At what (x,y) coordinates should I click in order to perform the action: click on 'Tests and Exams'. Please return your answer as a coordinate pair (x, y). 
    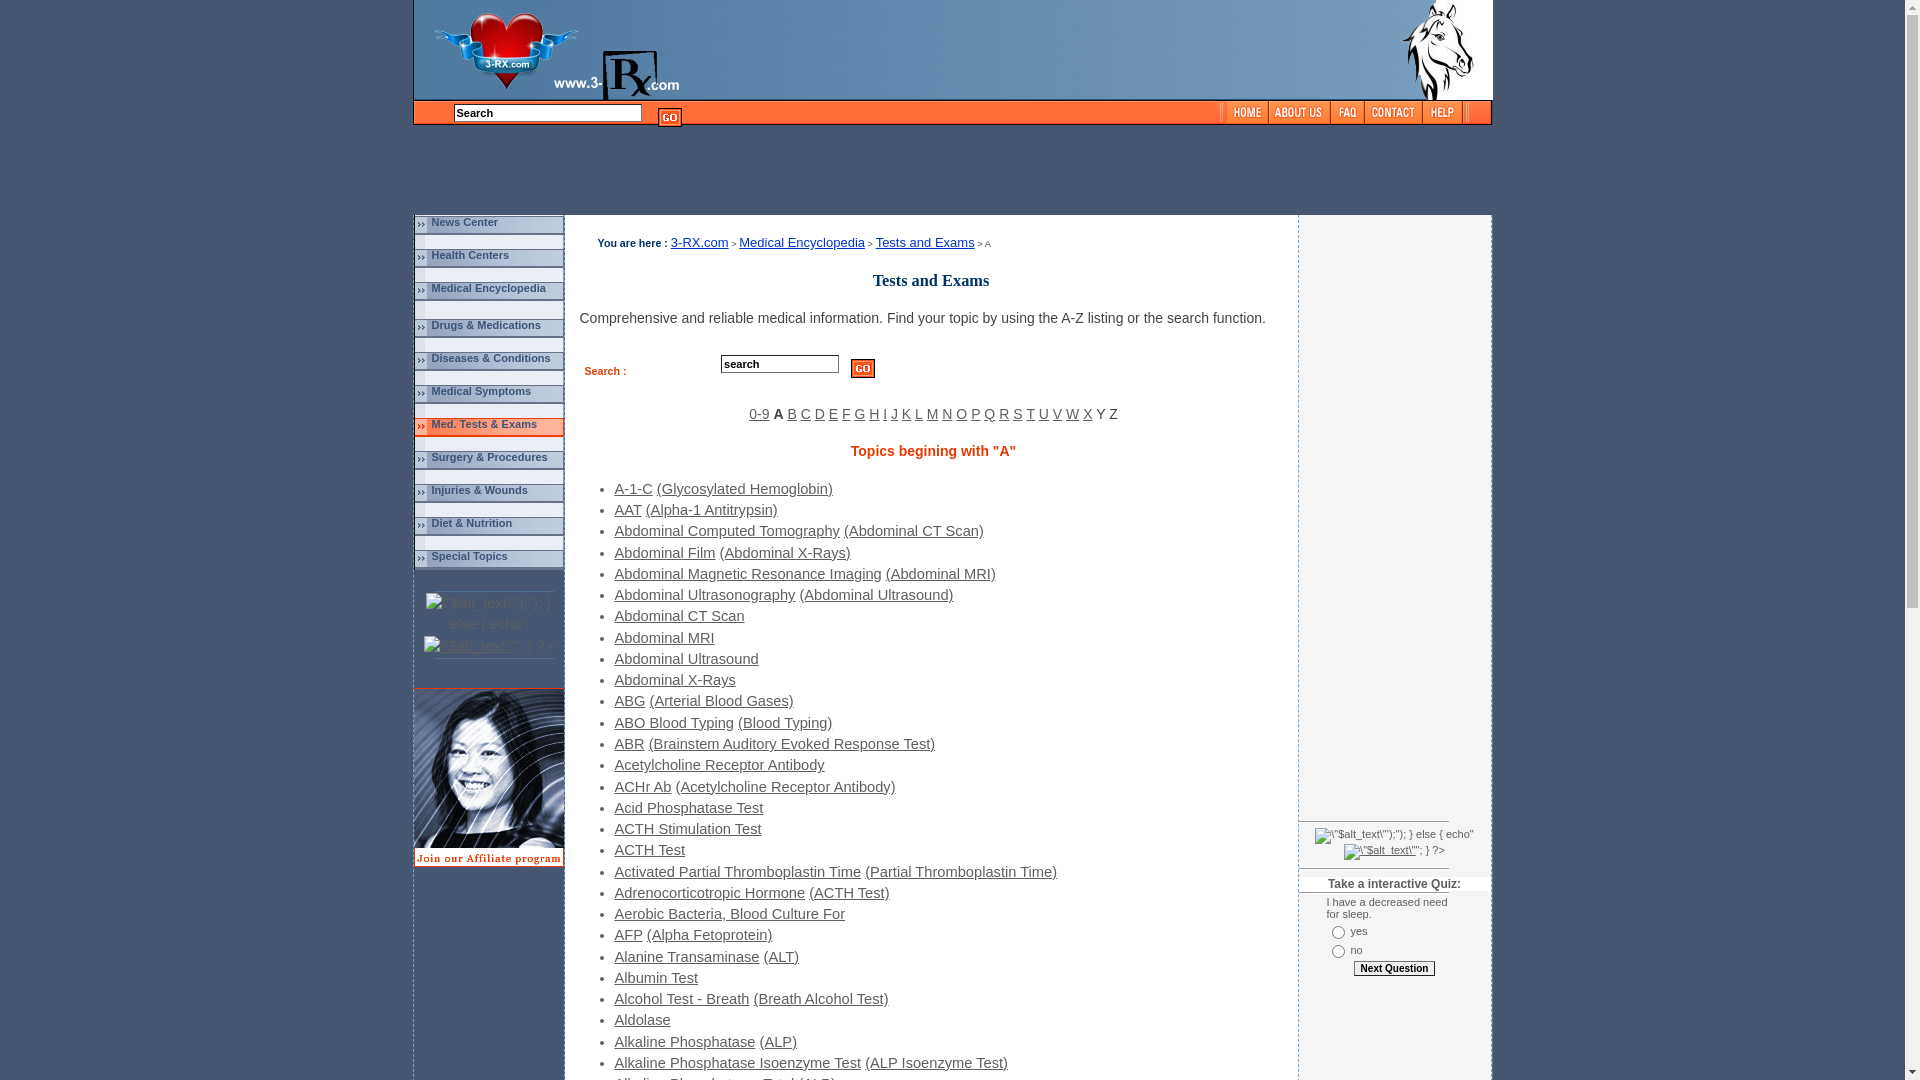
    Looking at the image, I should click on (924, 241).